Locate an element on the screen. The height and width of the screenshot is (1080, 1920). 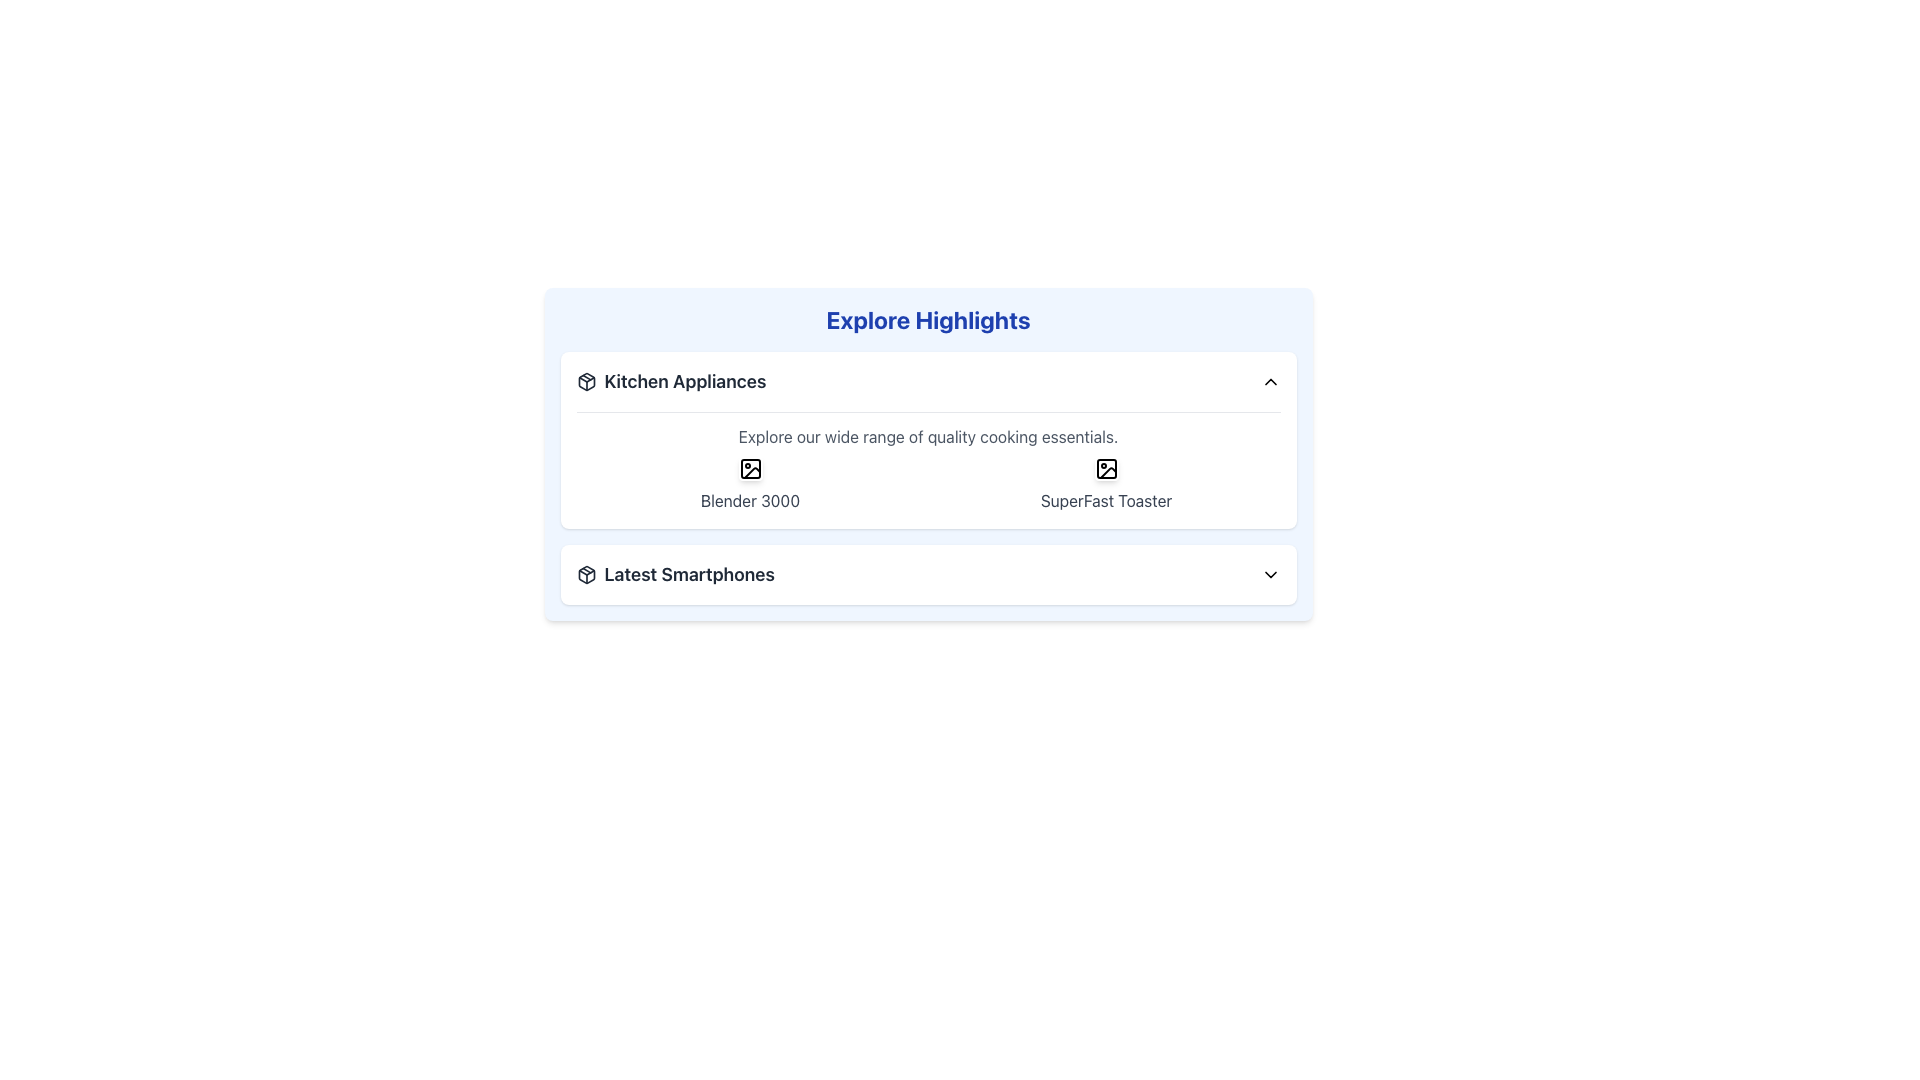
the chevron icon located at the far right of the 'Latest Smartphones' text is located at coordinates (1269, 574).